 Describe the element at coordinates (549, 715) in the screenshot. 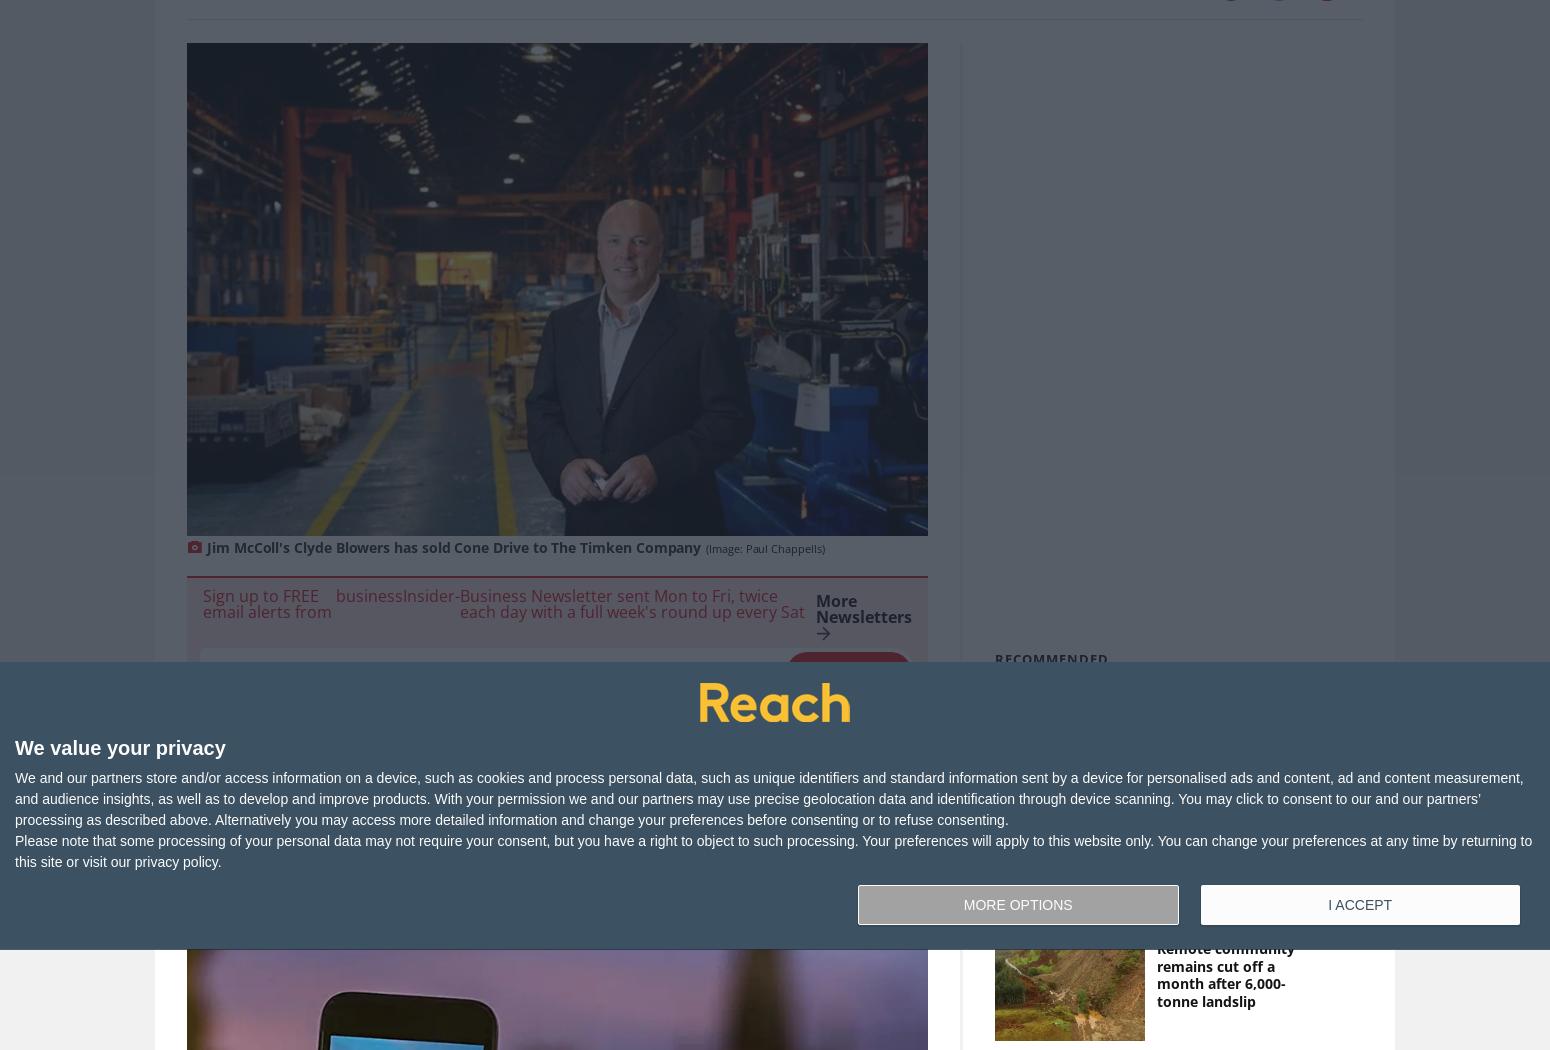

I see `'We use your sign-up to provide content in ways you’ve consented to and improve our understanding of you. This may include adverts from us and third parties based on our knowledge of you.'` at that location.